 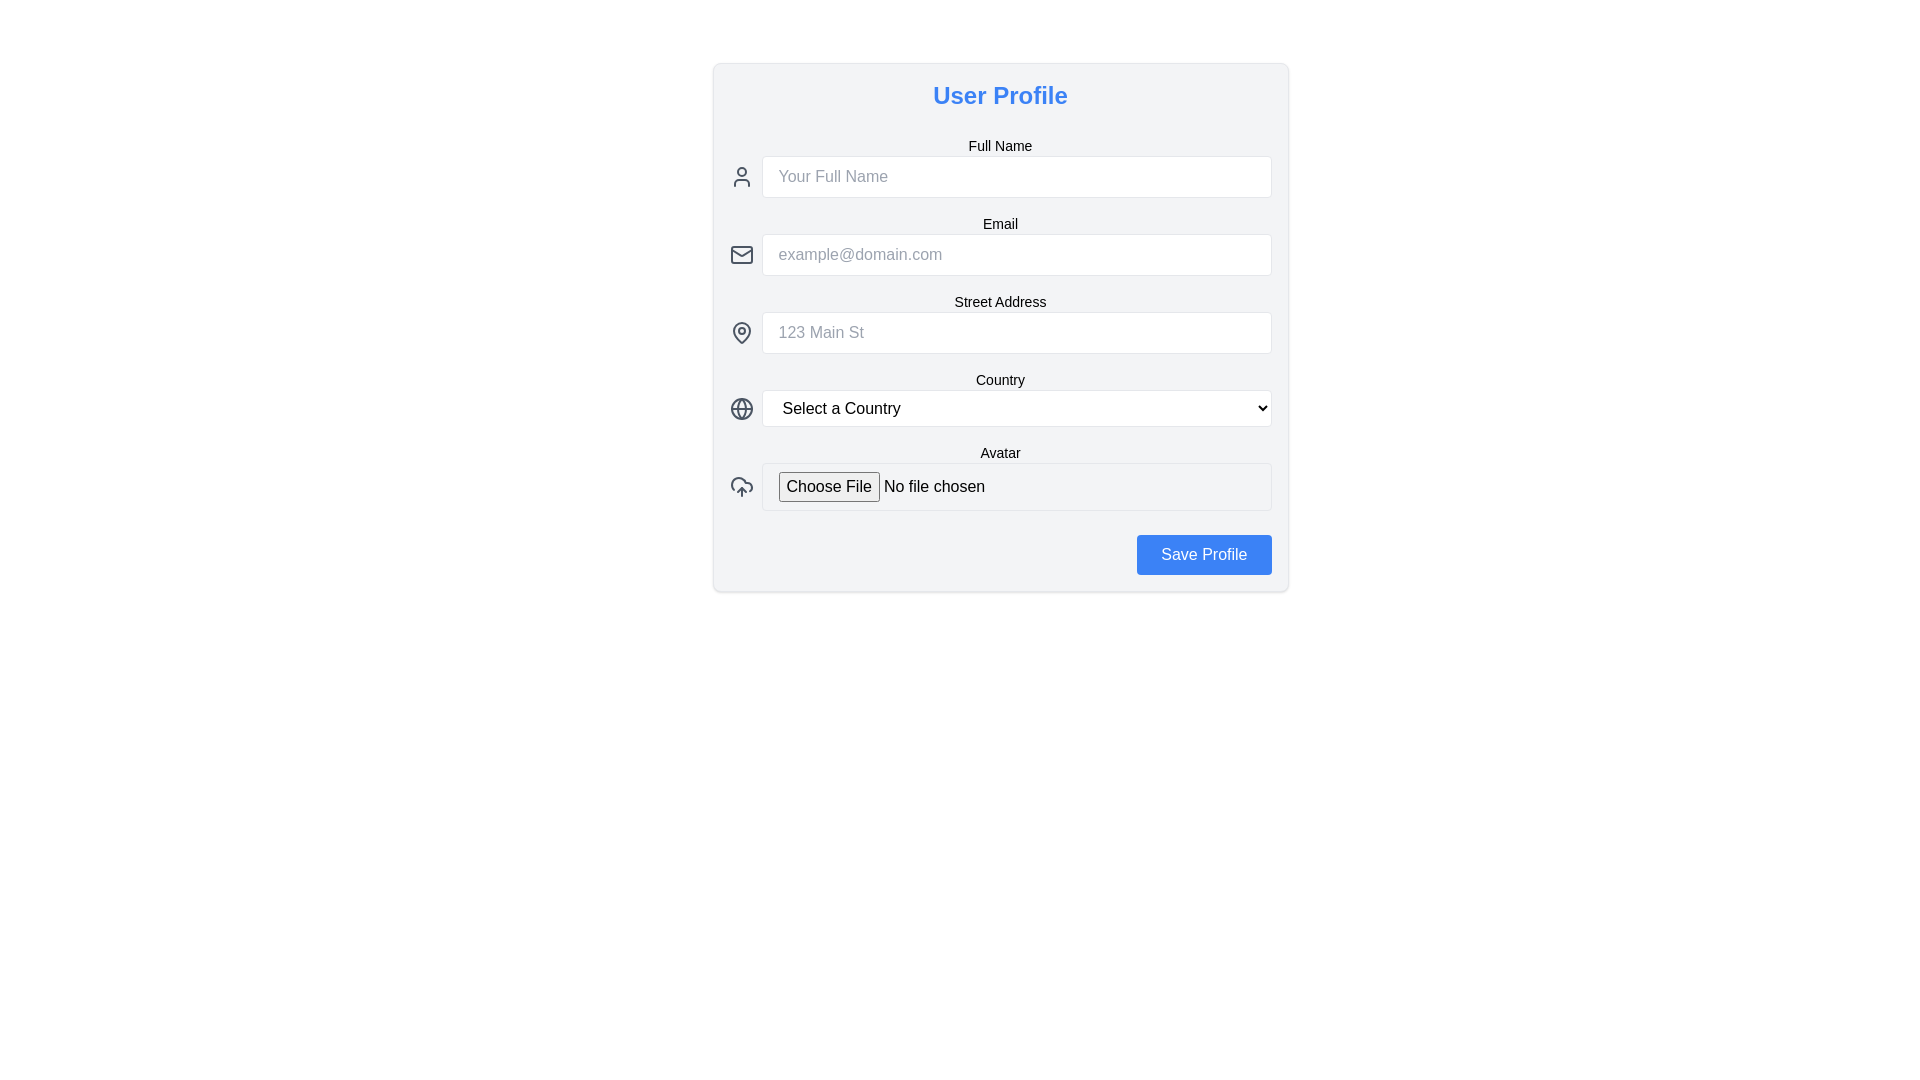 What do you see at coordinates (1016, 486) in the screenshot?
I see `the File input field labeled 'Avatar'` at bounding box center [1016, 486].